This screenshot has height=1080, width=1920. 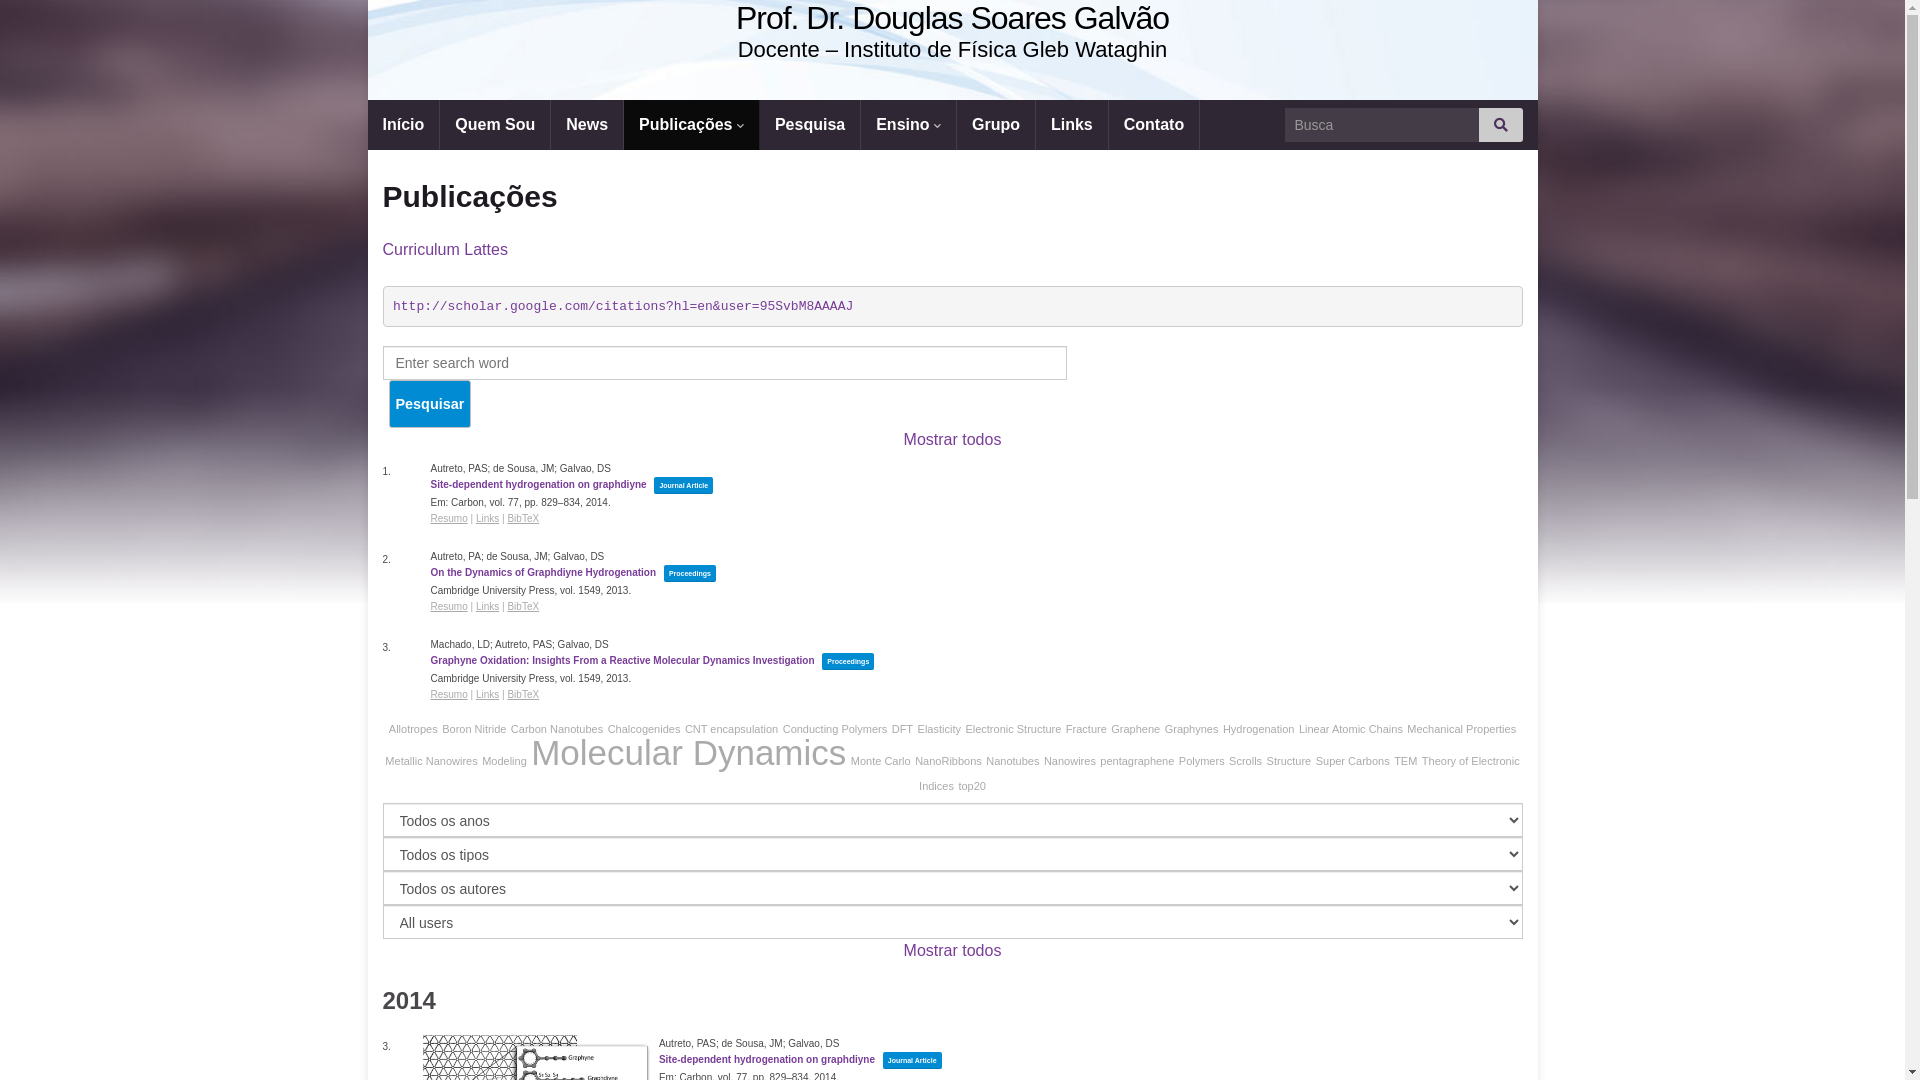 I want to click on 'Quem Sou', so click(x=494, y=124).